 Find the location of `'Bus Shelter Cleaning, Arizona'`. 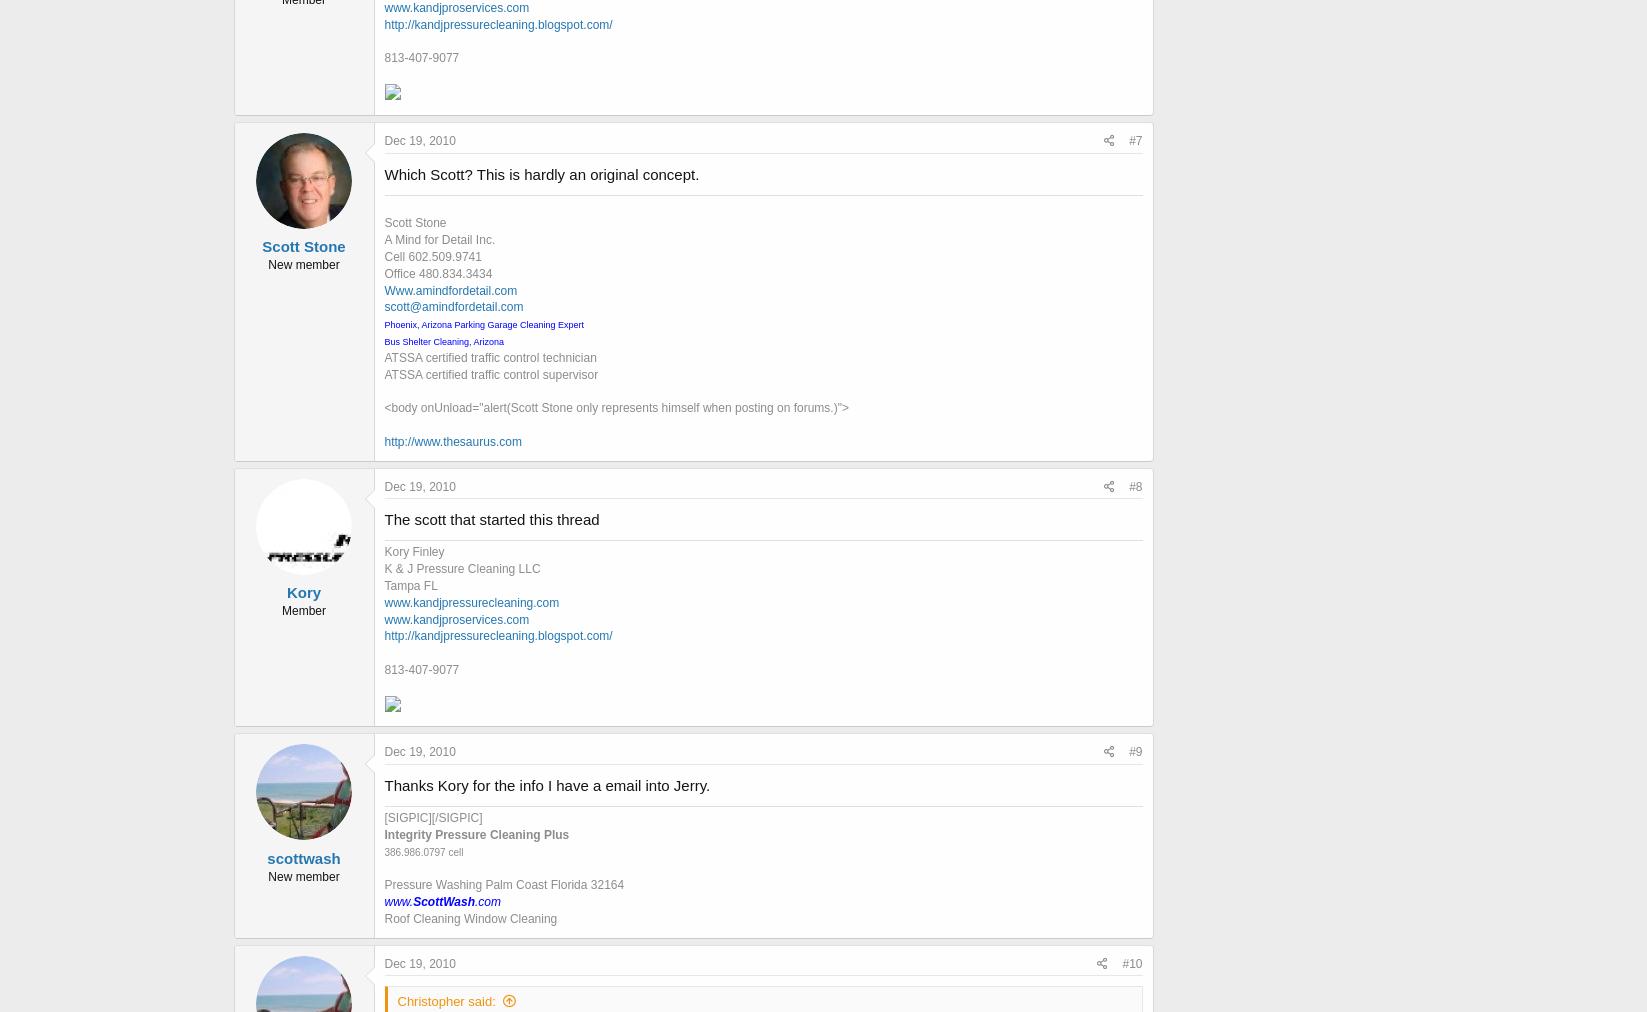

'Bus Shelter Cleaning, Arizona' is located at coordinates (444, 340).